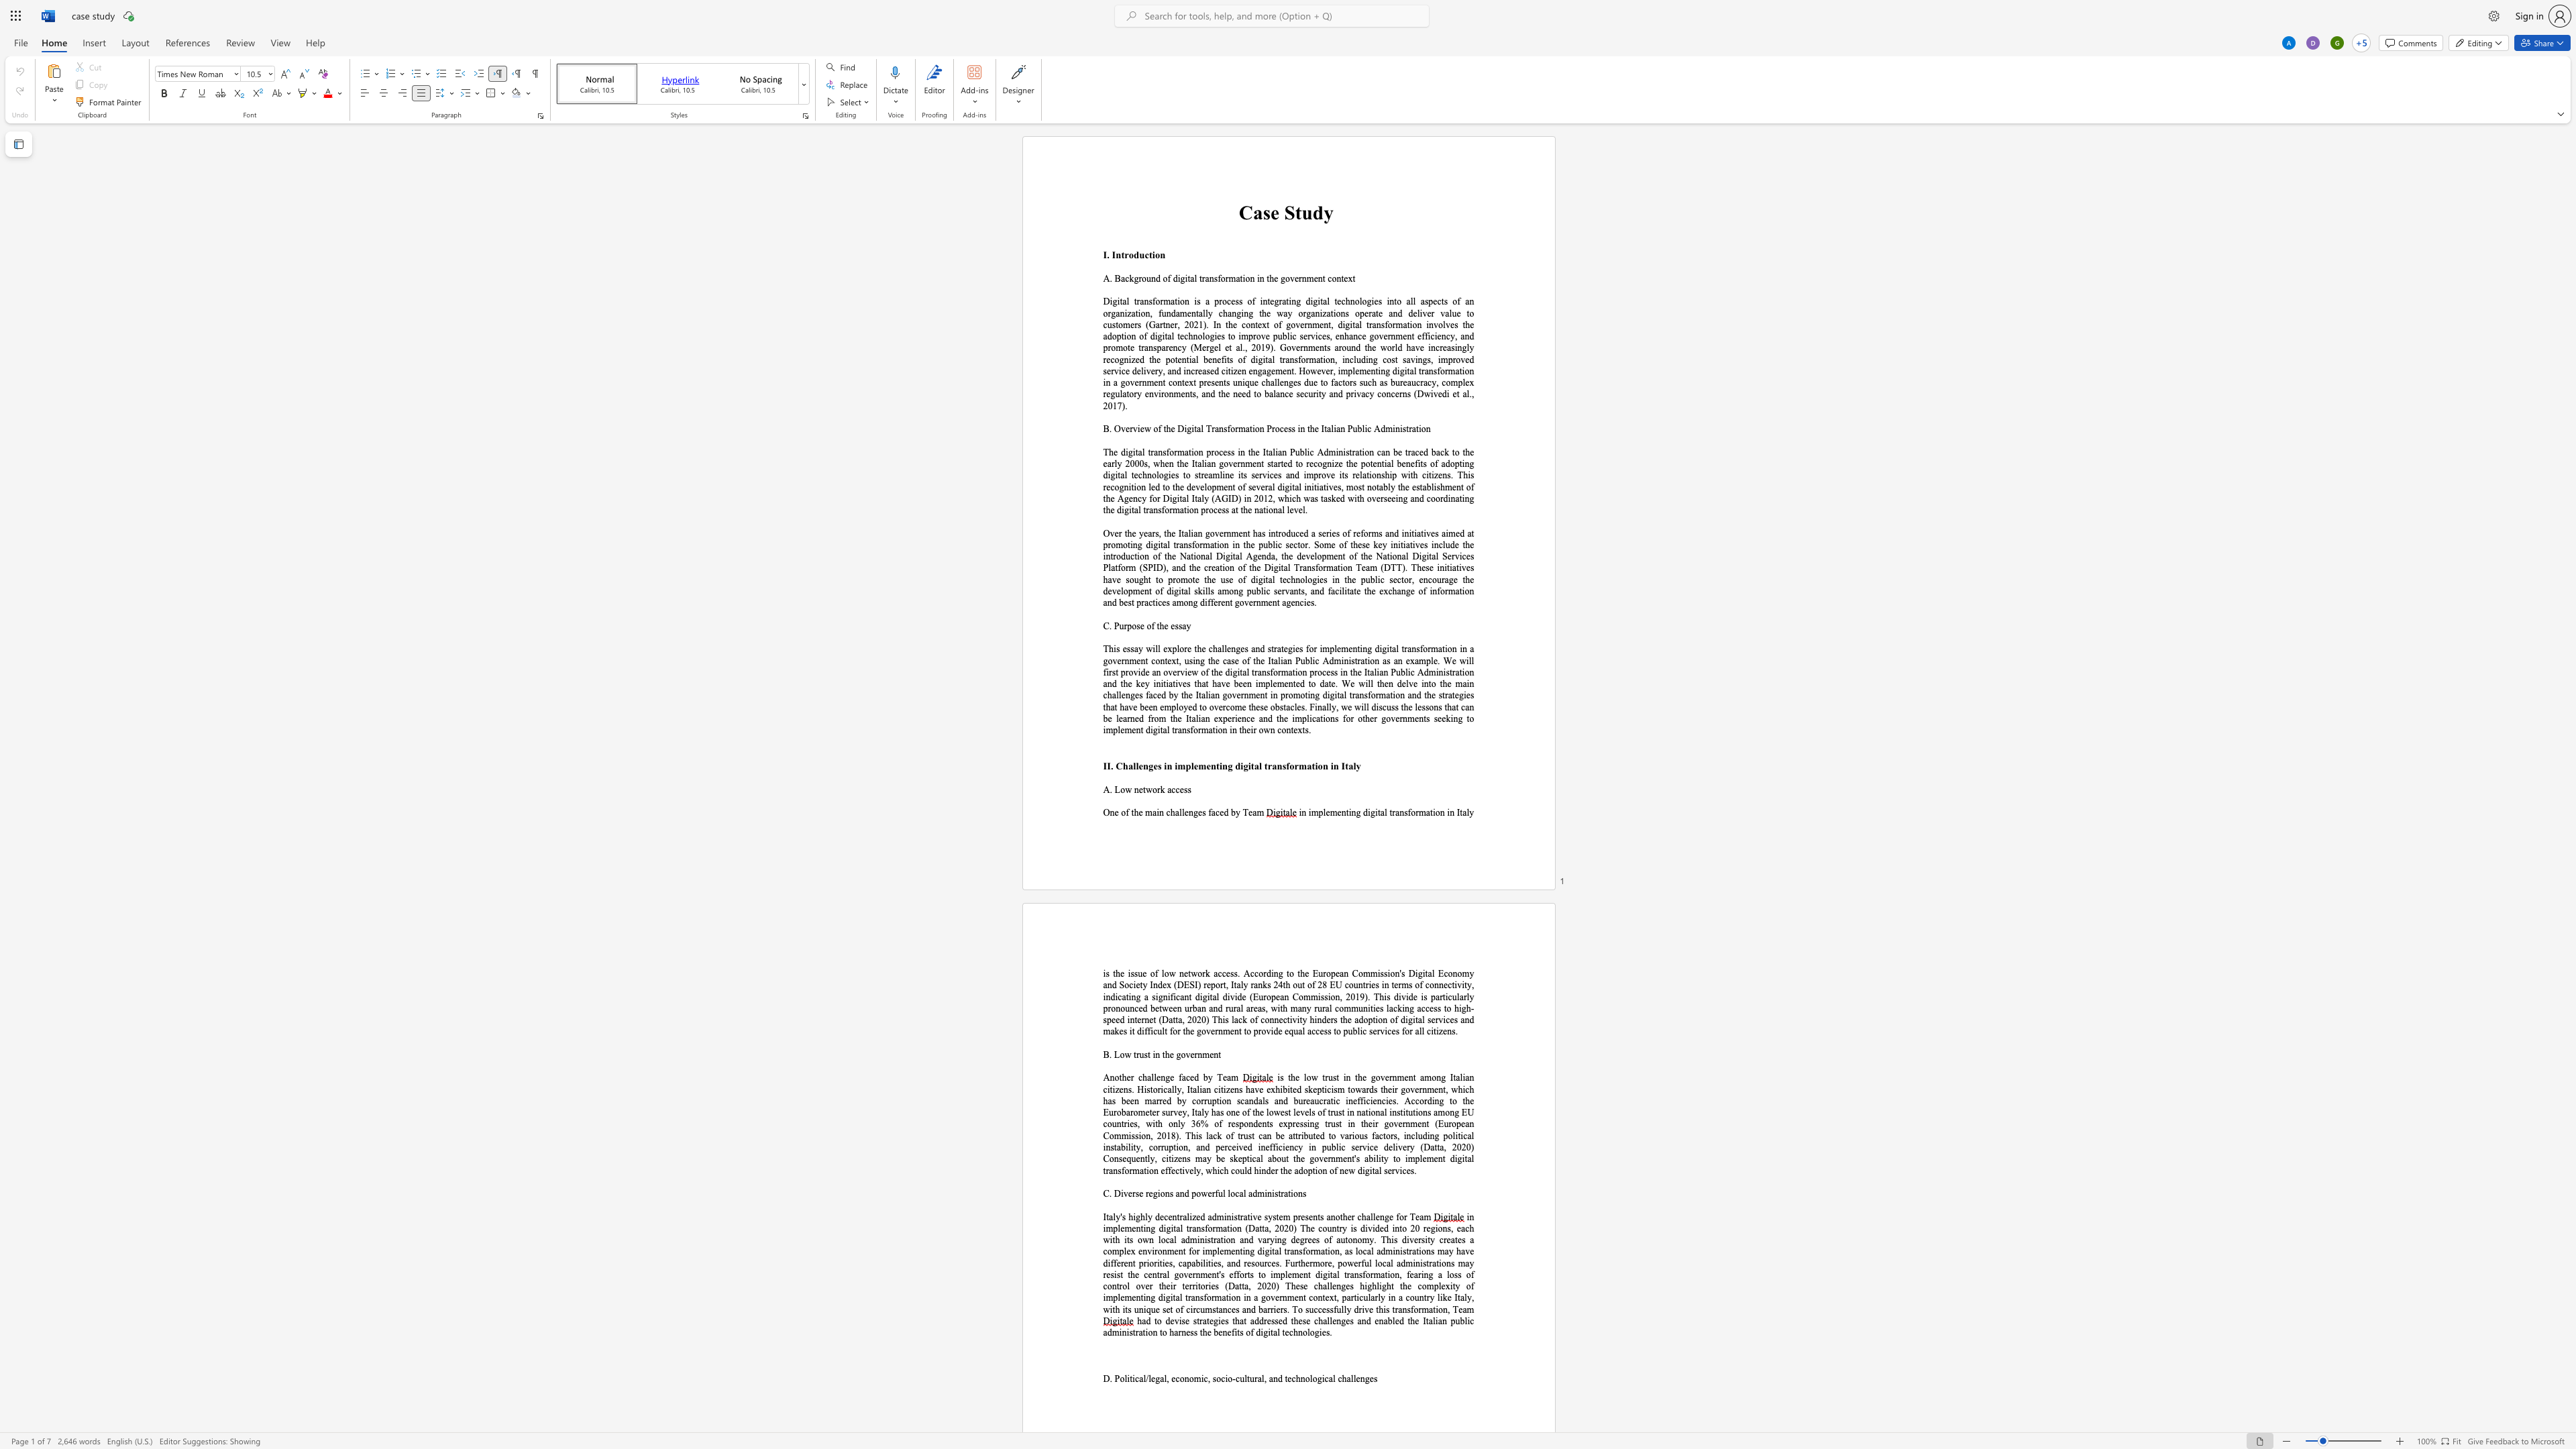 The image size is (2576, 1449). I want to click on the space between the continuous character "r" and "a" in the text, so click(1444, 579).